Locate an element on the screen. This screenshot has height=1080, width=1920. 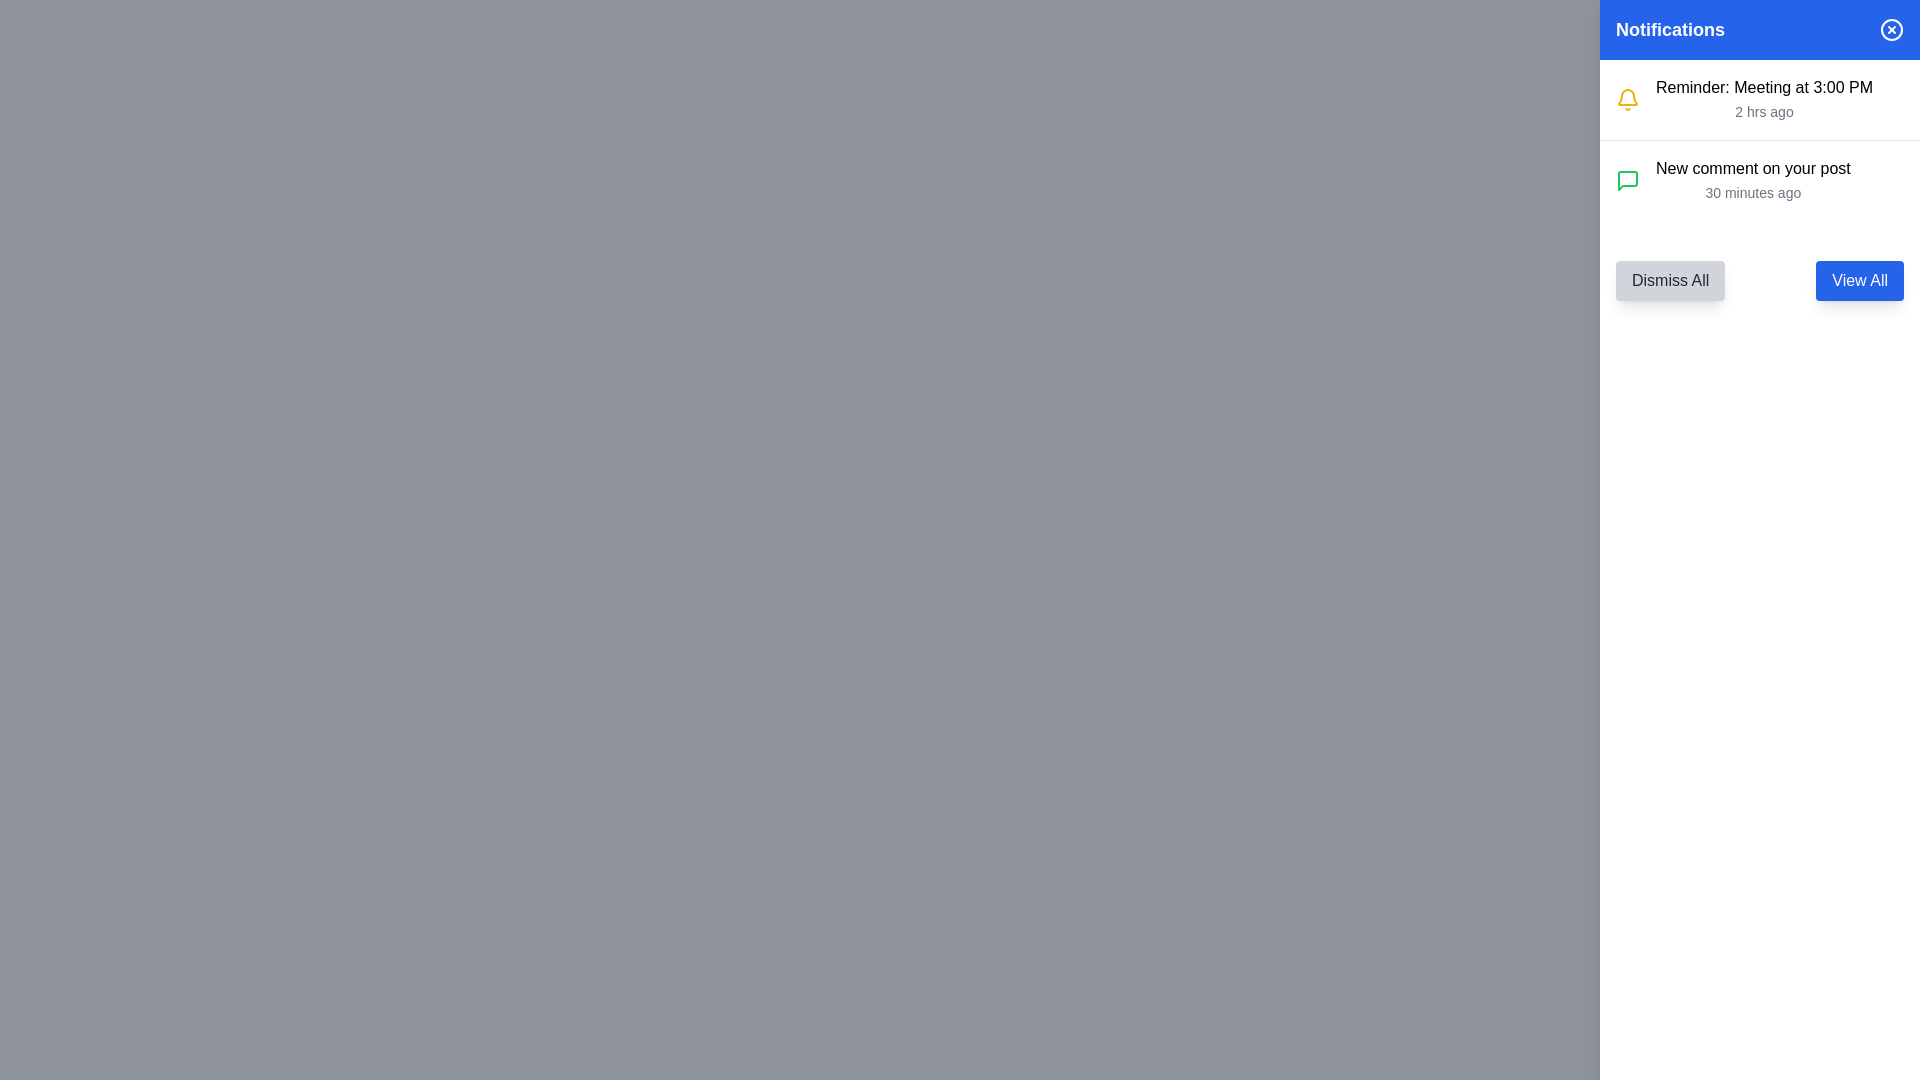
the circular 'X' button located in the top-right corner of the blue 'Notifications' header is located at coordinates (1890, 30).